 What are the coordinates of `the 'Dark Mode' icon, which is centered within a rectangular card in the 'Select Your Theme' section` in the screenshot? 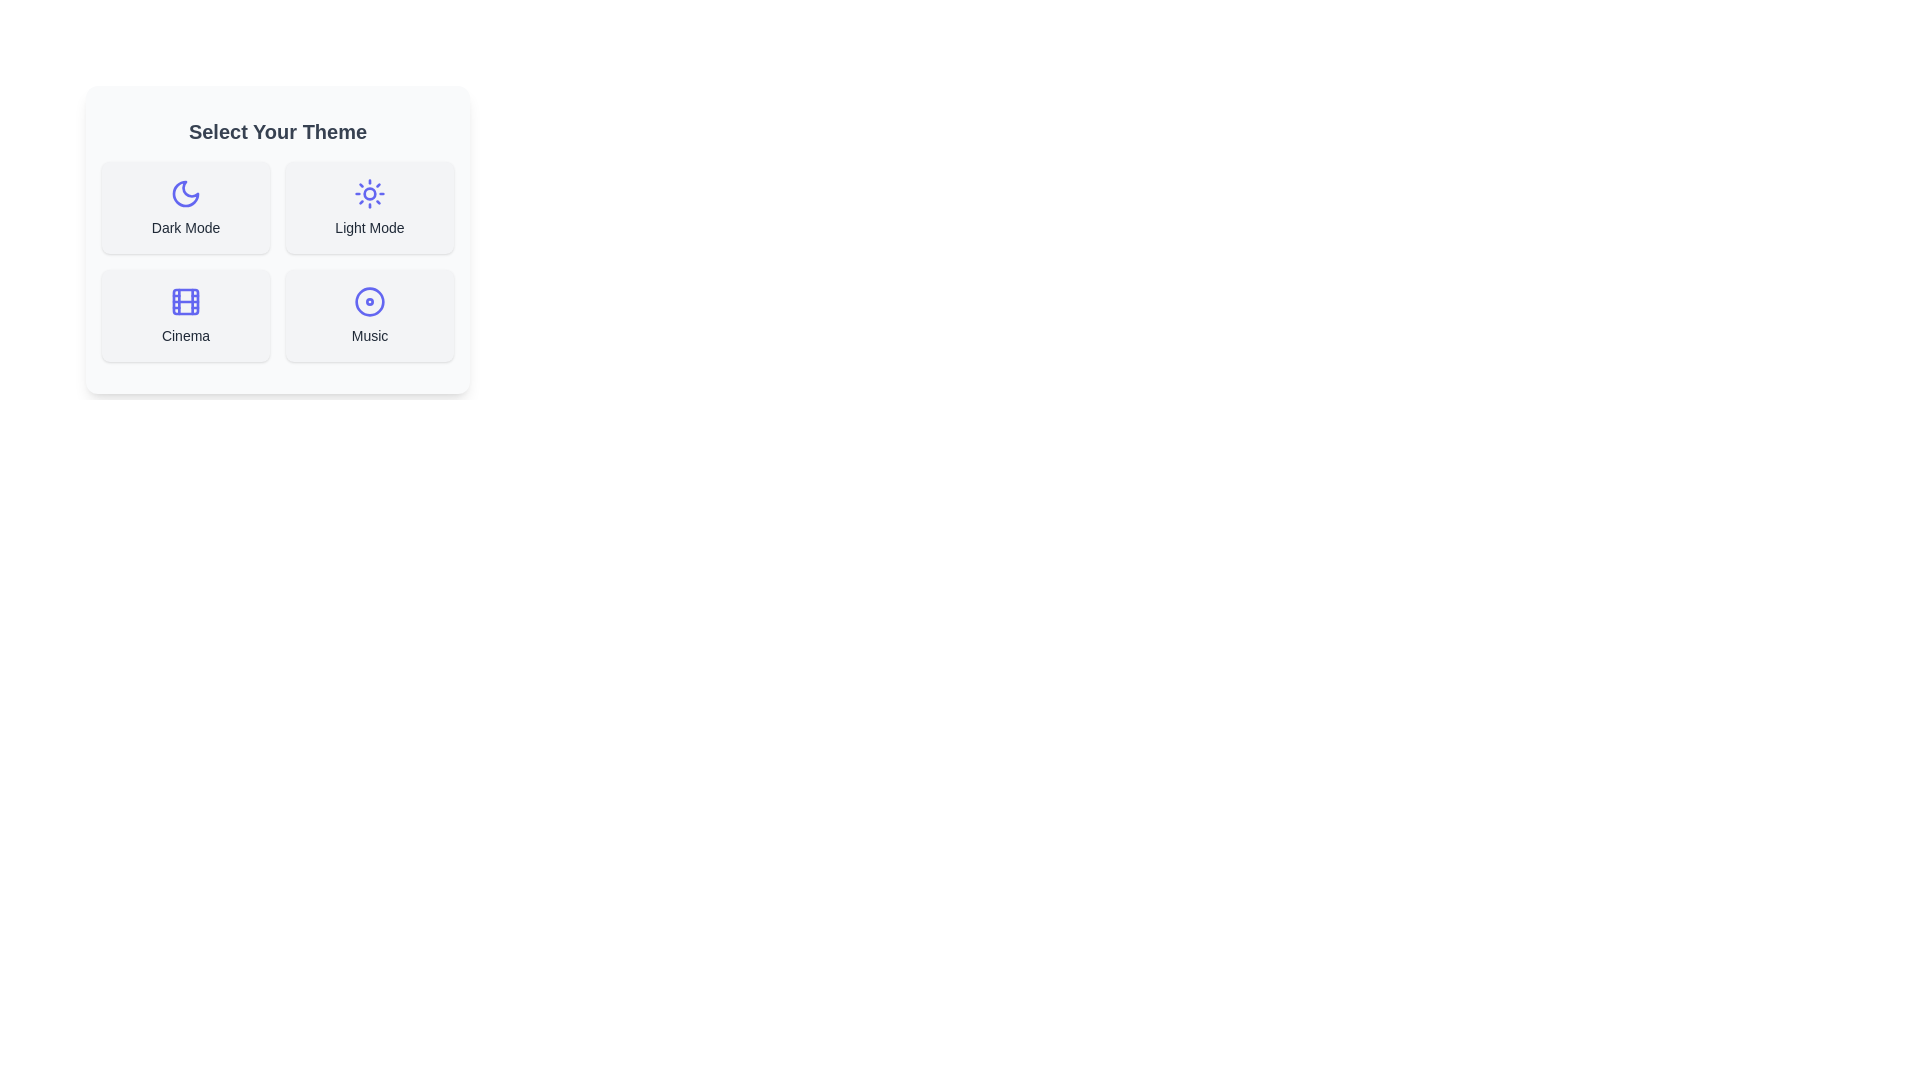 It's located at (186, 193).